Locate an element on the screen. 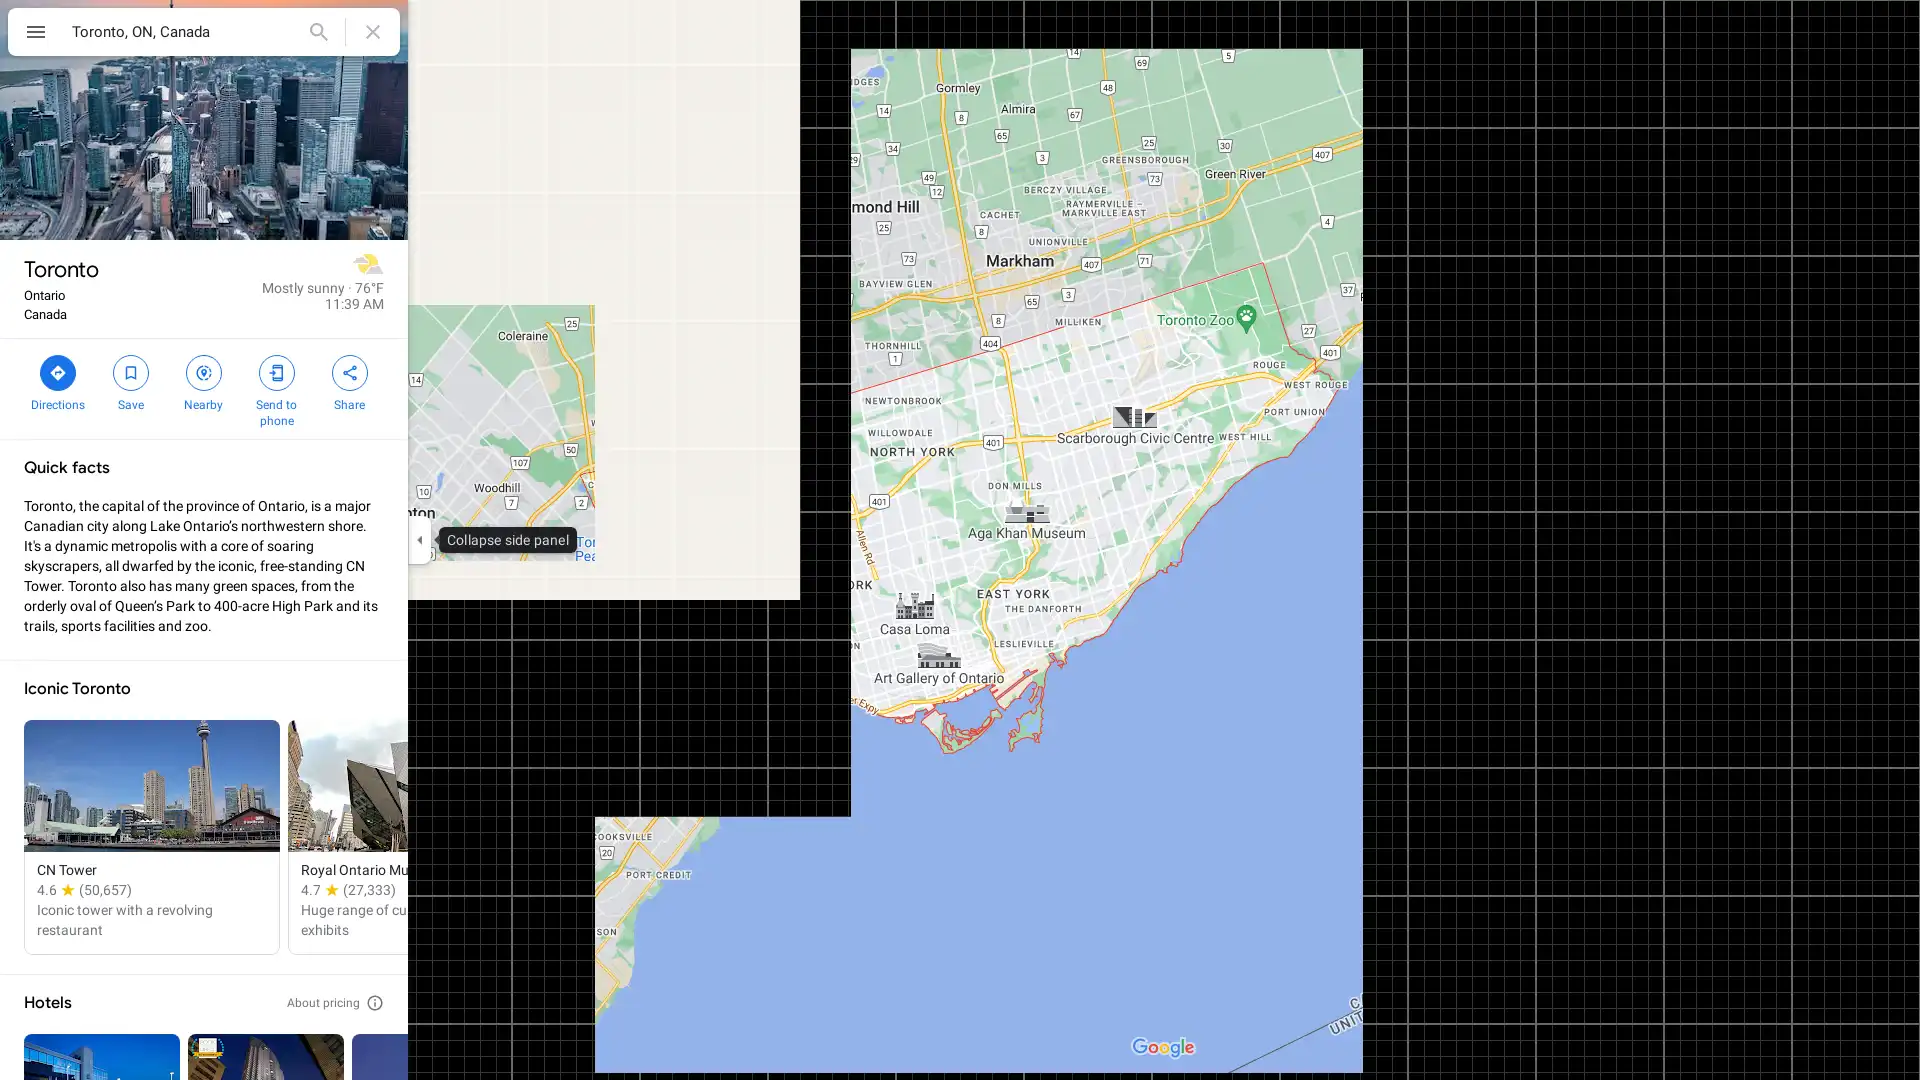 The width and height of the screenshot is (1920, 1080). Send Toronto to your phone is located at coordinates (275, 389).